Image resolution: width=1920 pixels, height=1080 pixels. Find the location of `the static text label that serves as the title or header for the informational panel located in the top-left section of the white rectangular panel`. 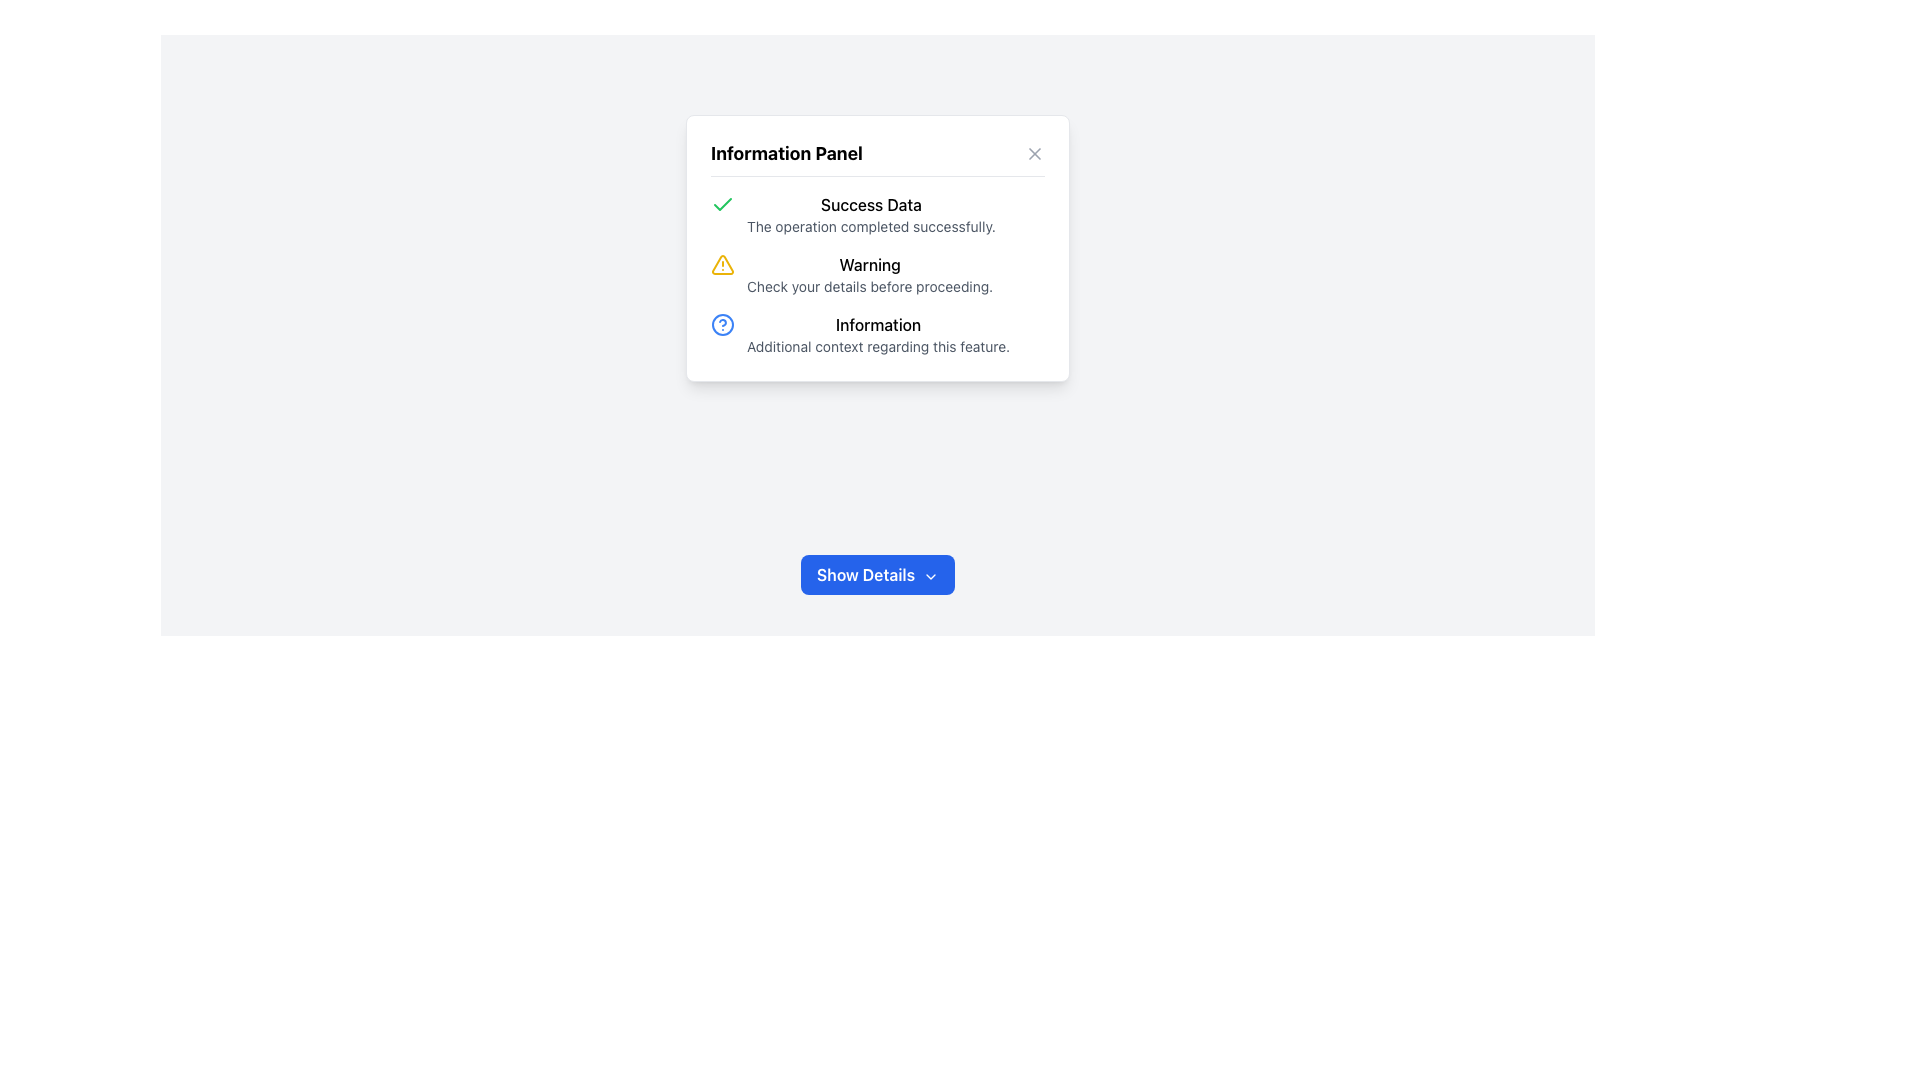

the static text label that serves as the title or header for the informational panel located in the top-left section of the white rectangular panel is located at coordinates (785, 153).